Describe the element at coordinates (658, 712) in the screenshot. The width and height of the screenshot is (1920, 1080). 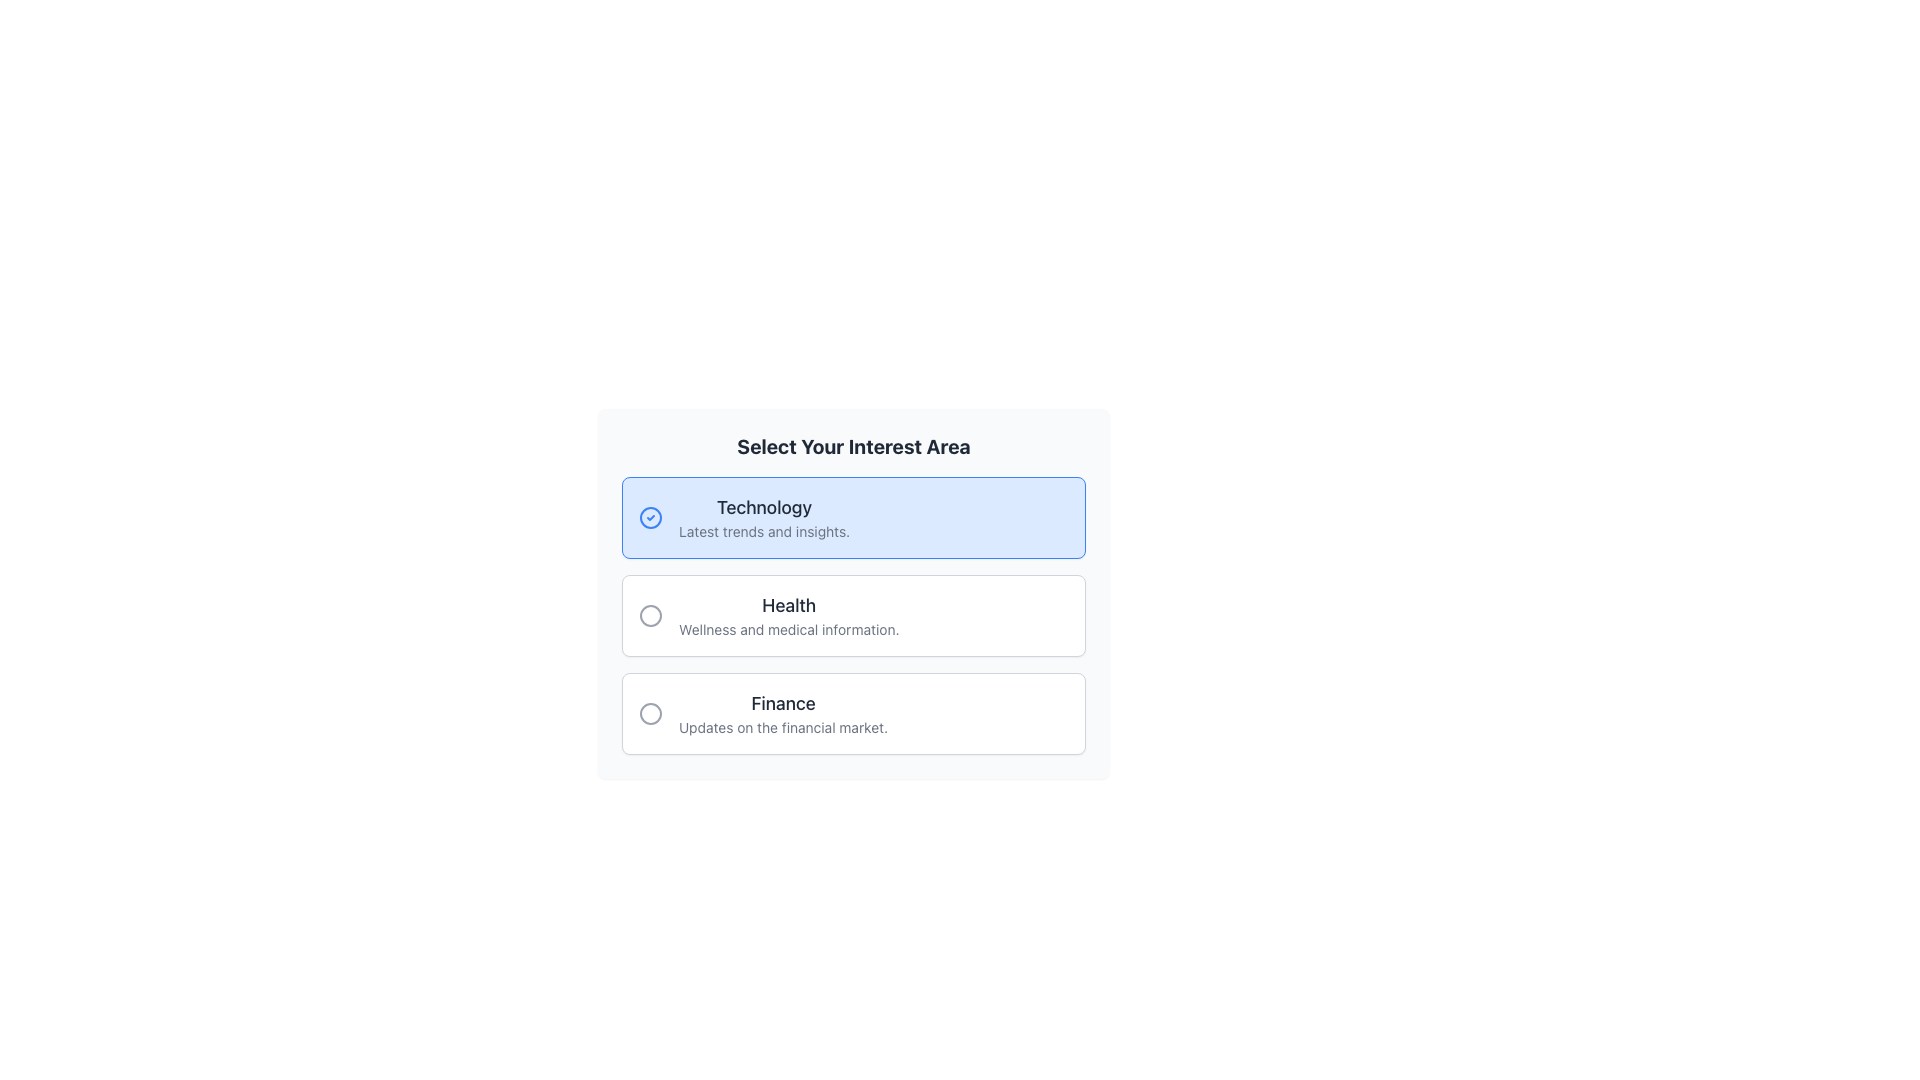
I see `the radio button located in the 'Finance' section, positioned at the leftmost part of the row before the text content` at that location.